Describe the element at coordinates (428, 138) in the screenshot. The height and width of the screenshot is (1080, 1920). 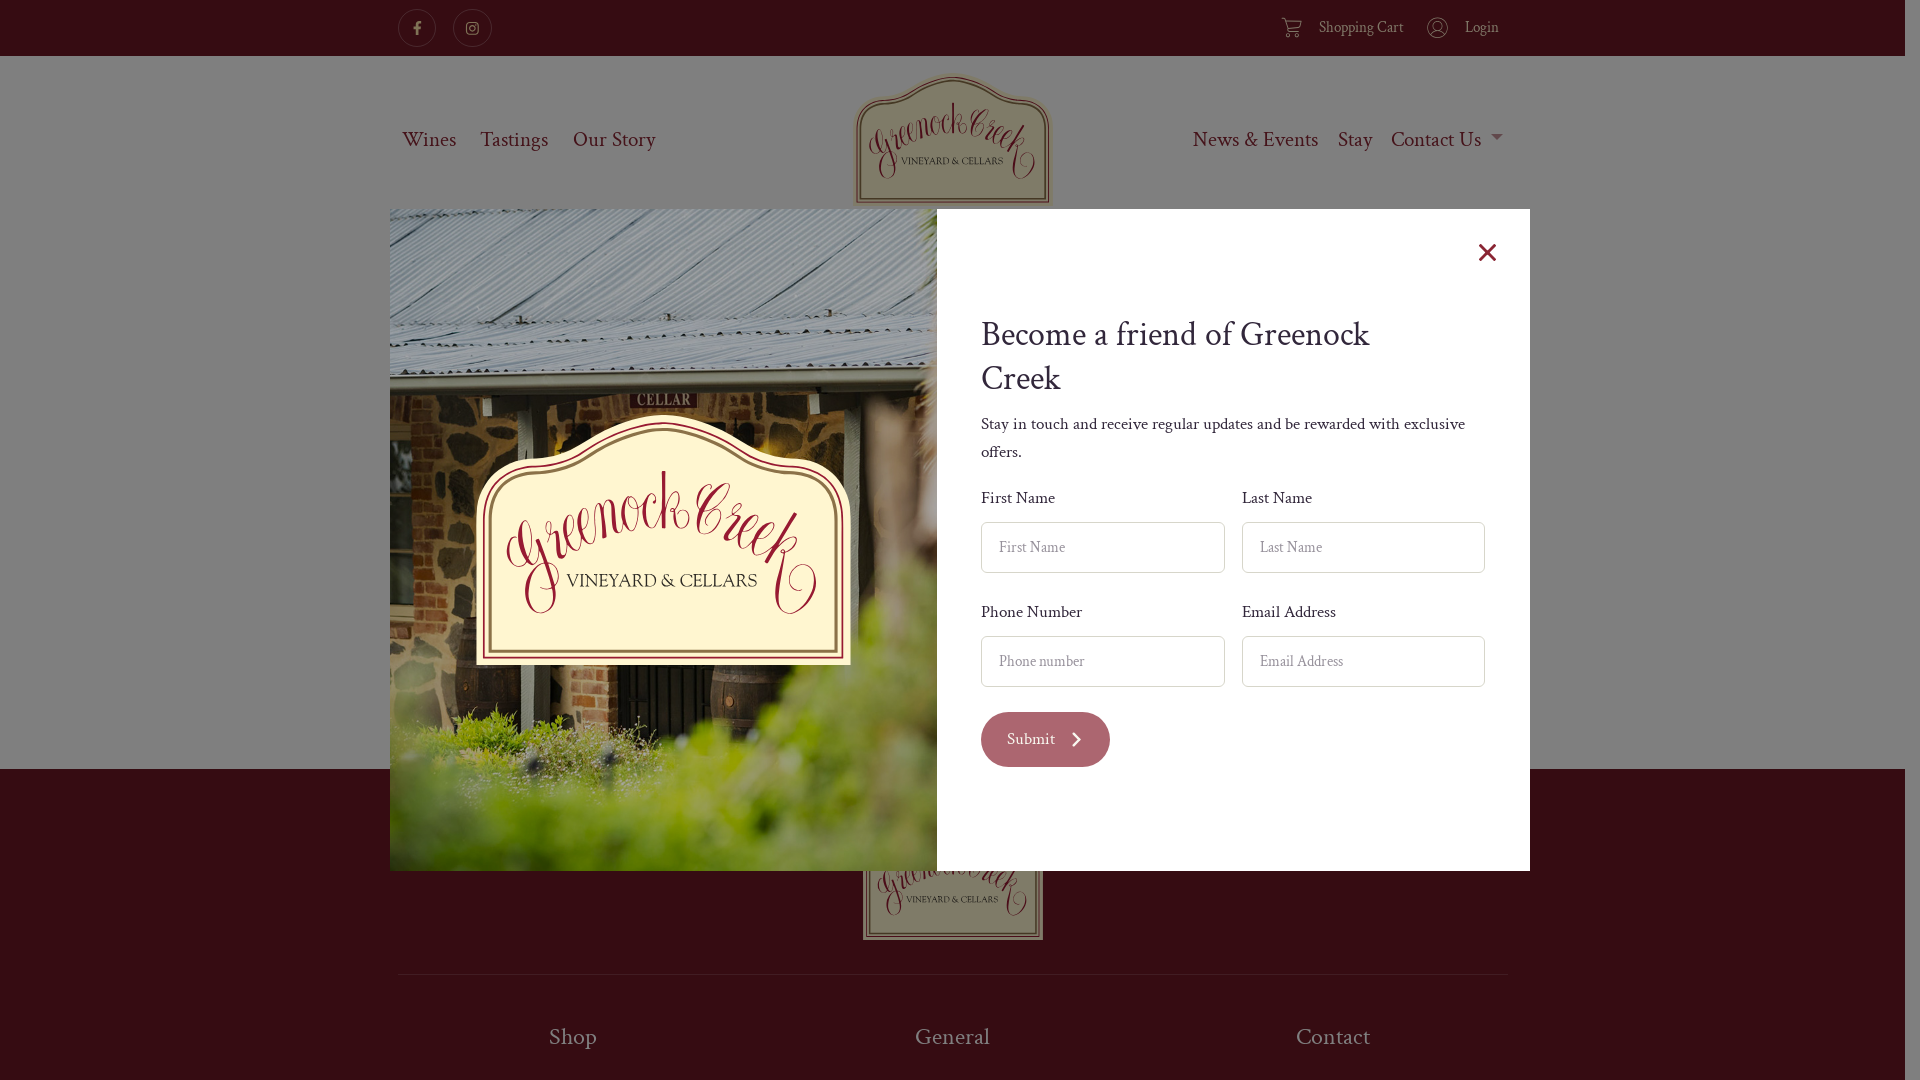
I see `'Wines'` at that location.